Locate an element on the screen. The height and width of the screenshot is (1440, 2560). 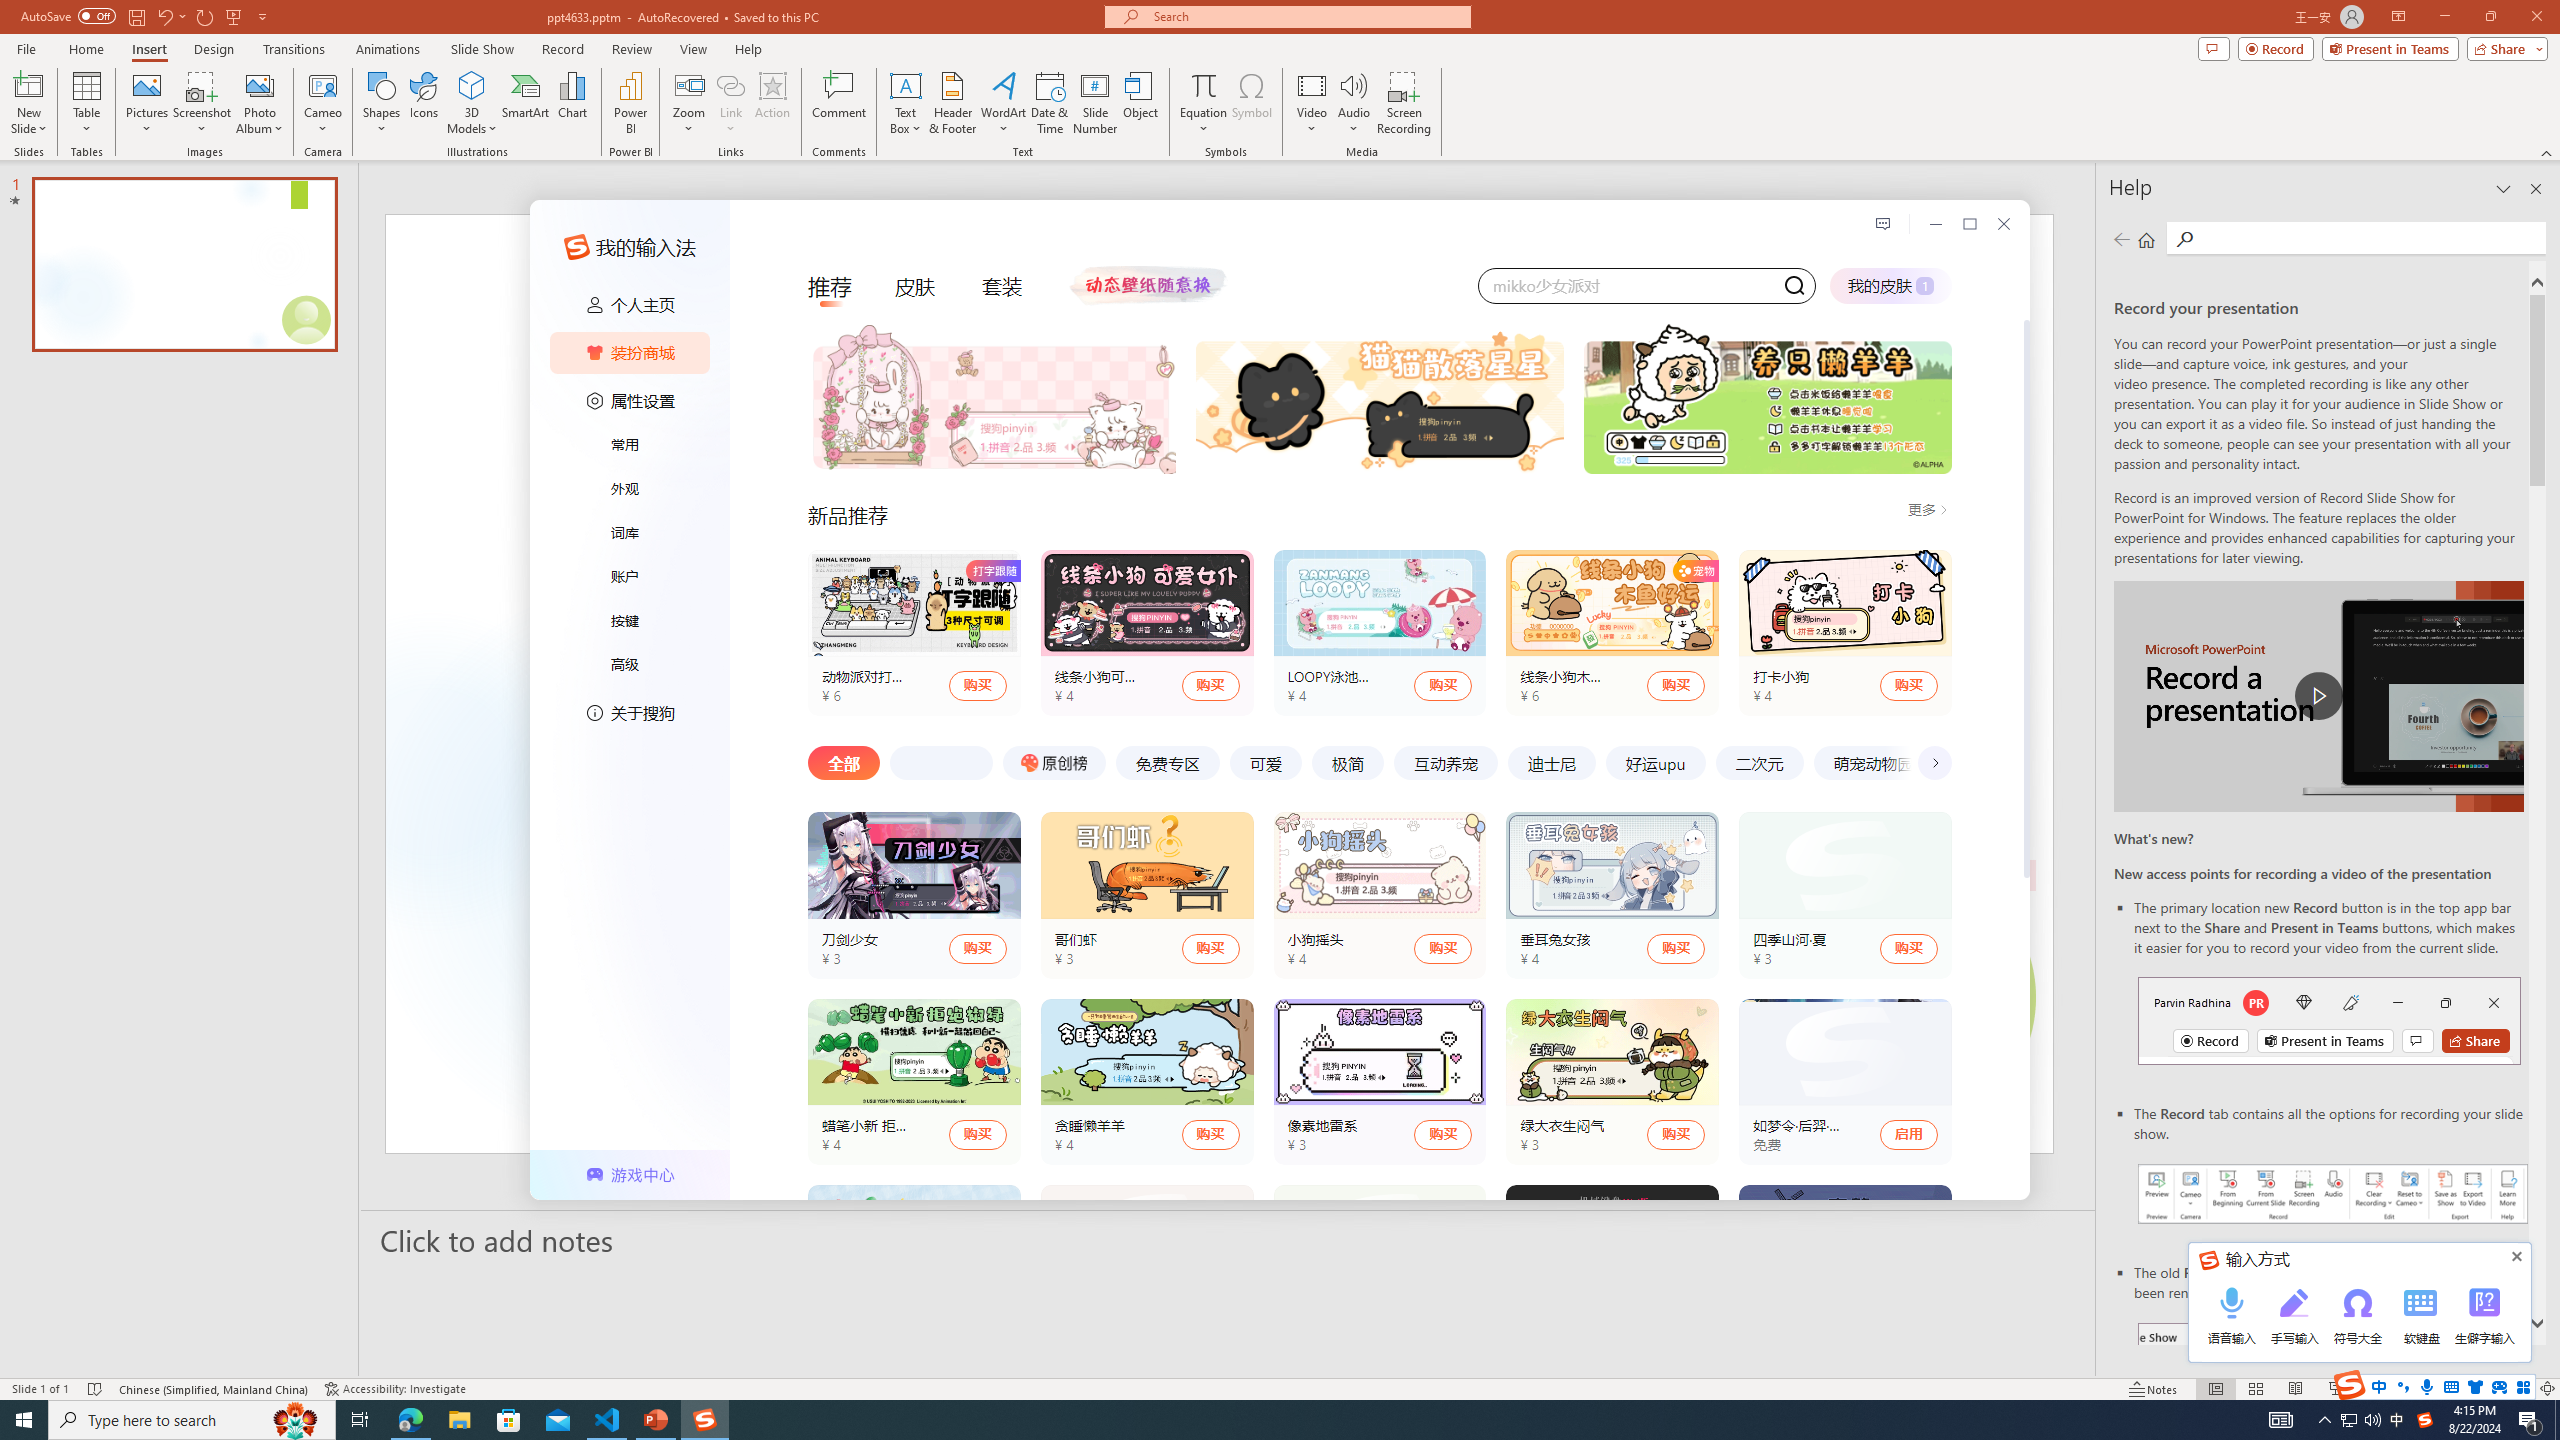
'Symbol...' is located at coordinates (1251, 103).